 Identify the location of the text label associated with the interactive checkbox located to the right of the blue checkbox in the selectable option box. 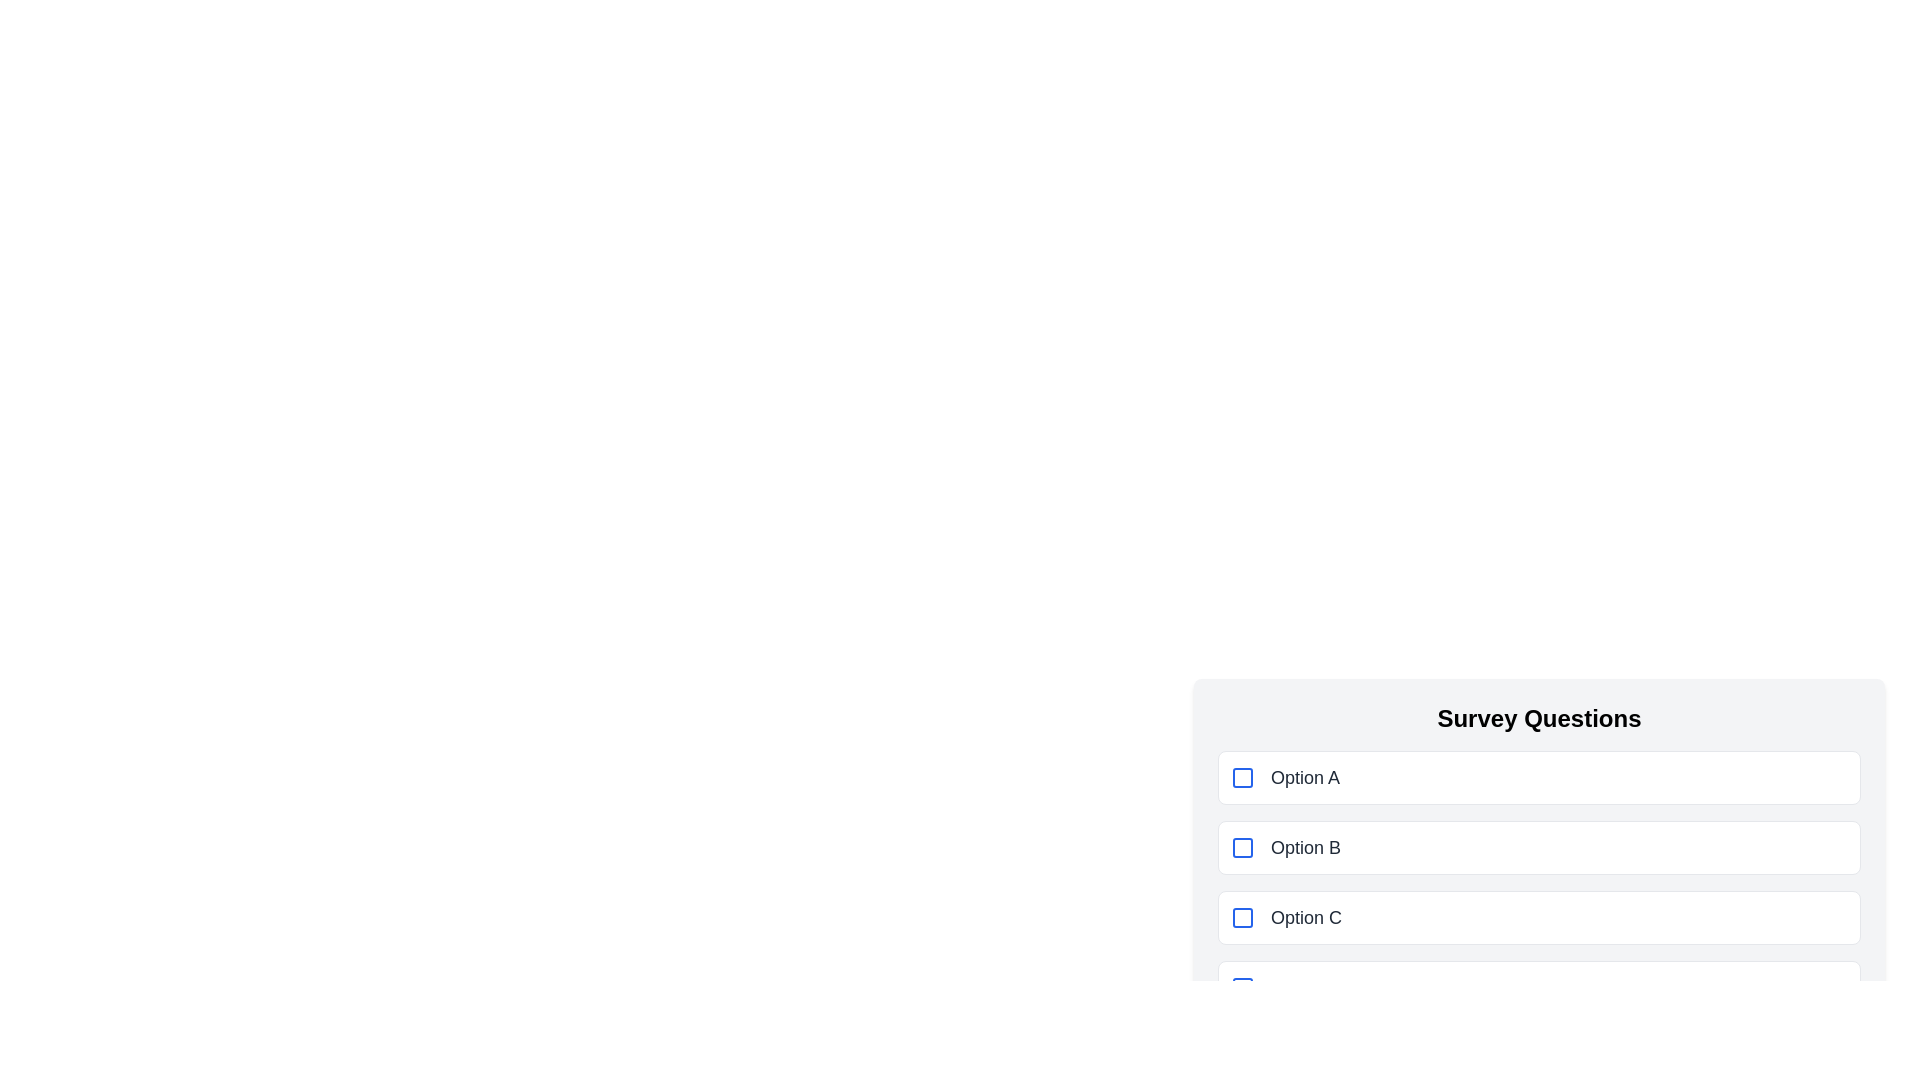
(1305, 848).